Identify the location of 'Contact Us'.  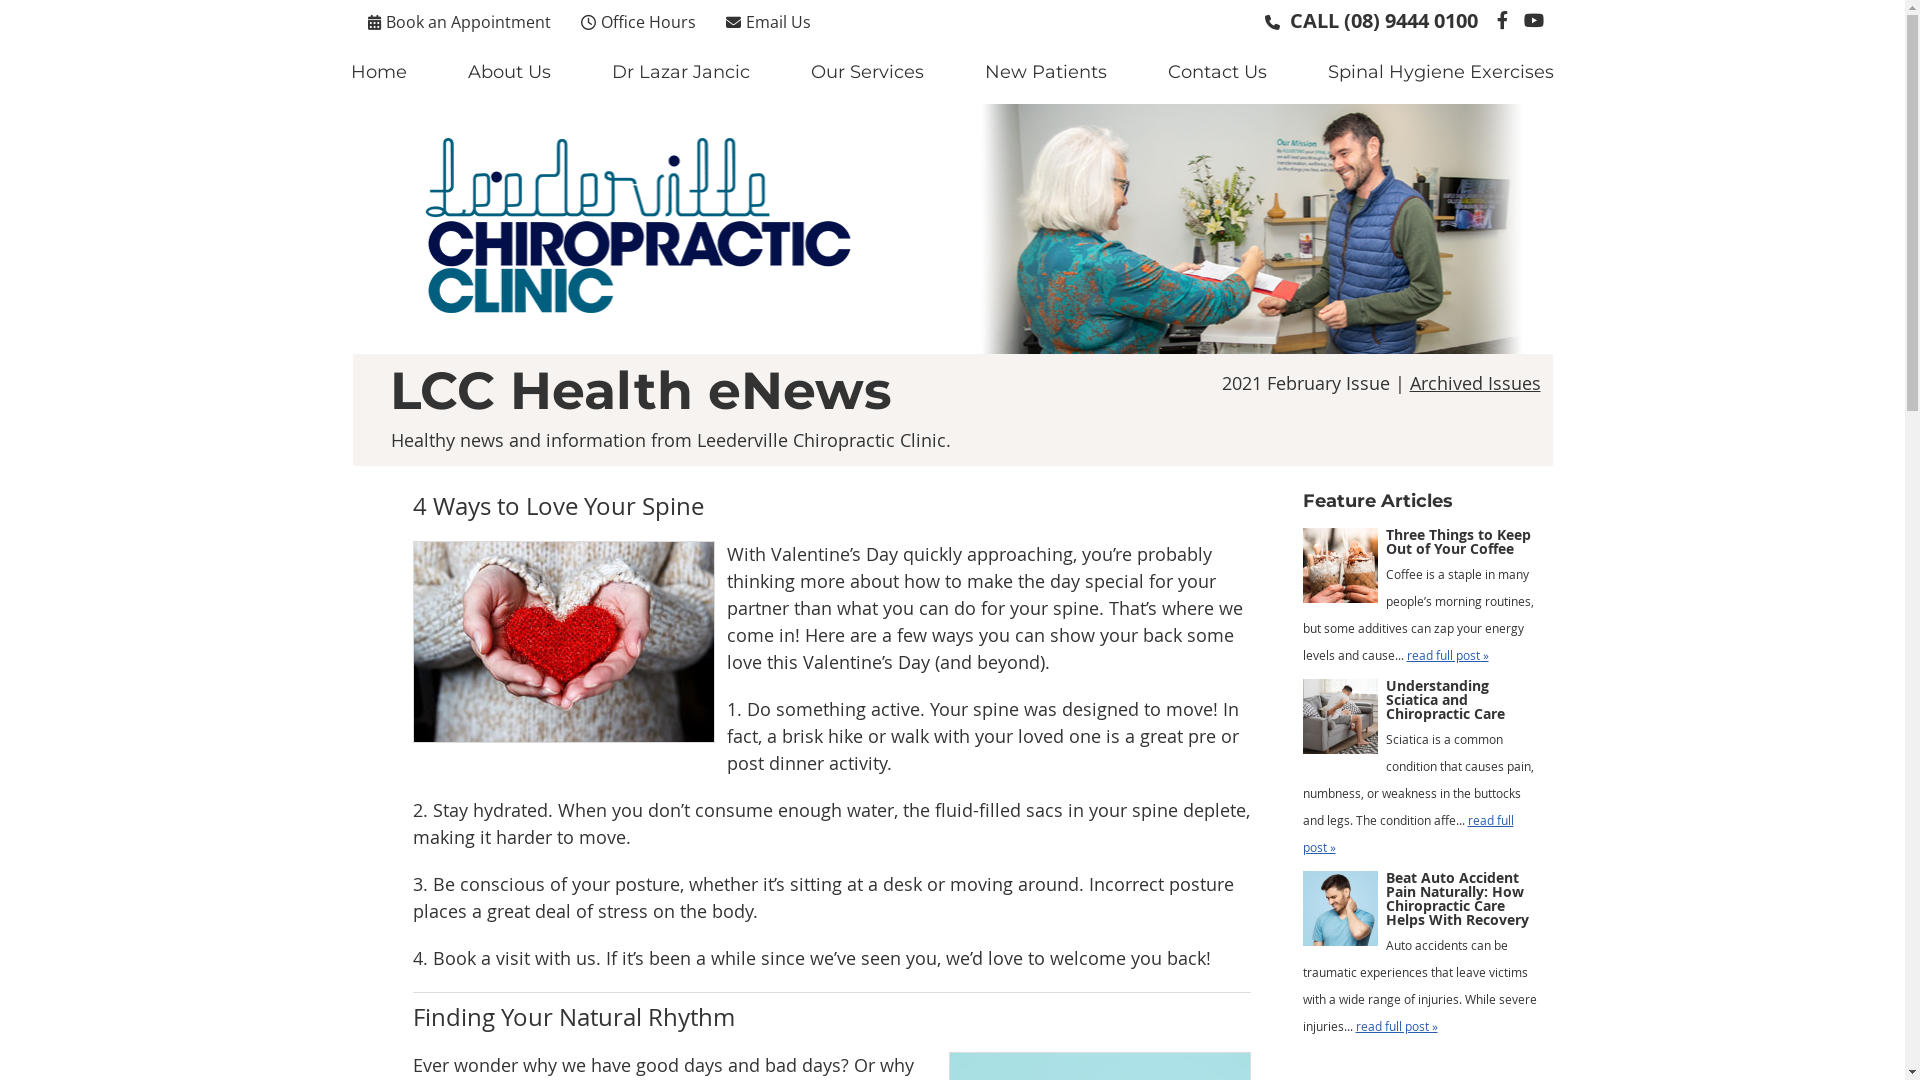
(1217, 71).